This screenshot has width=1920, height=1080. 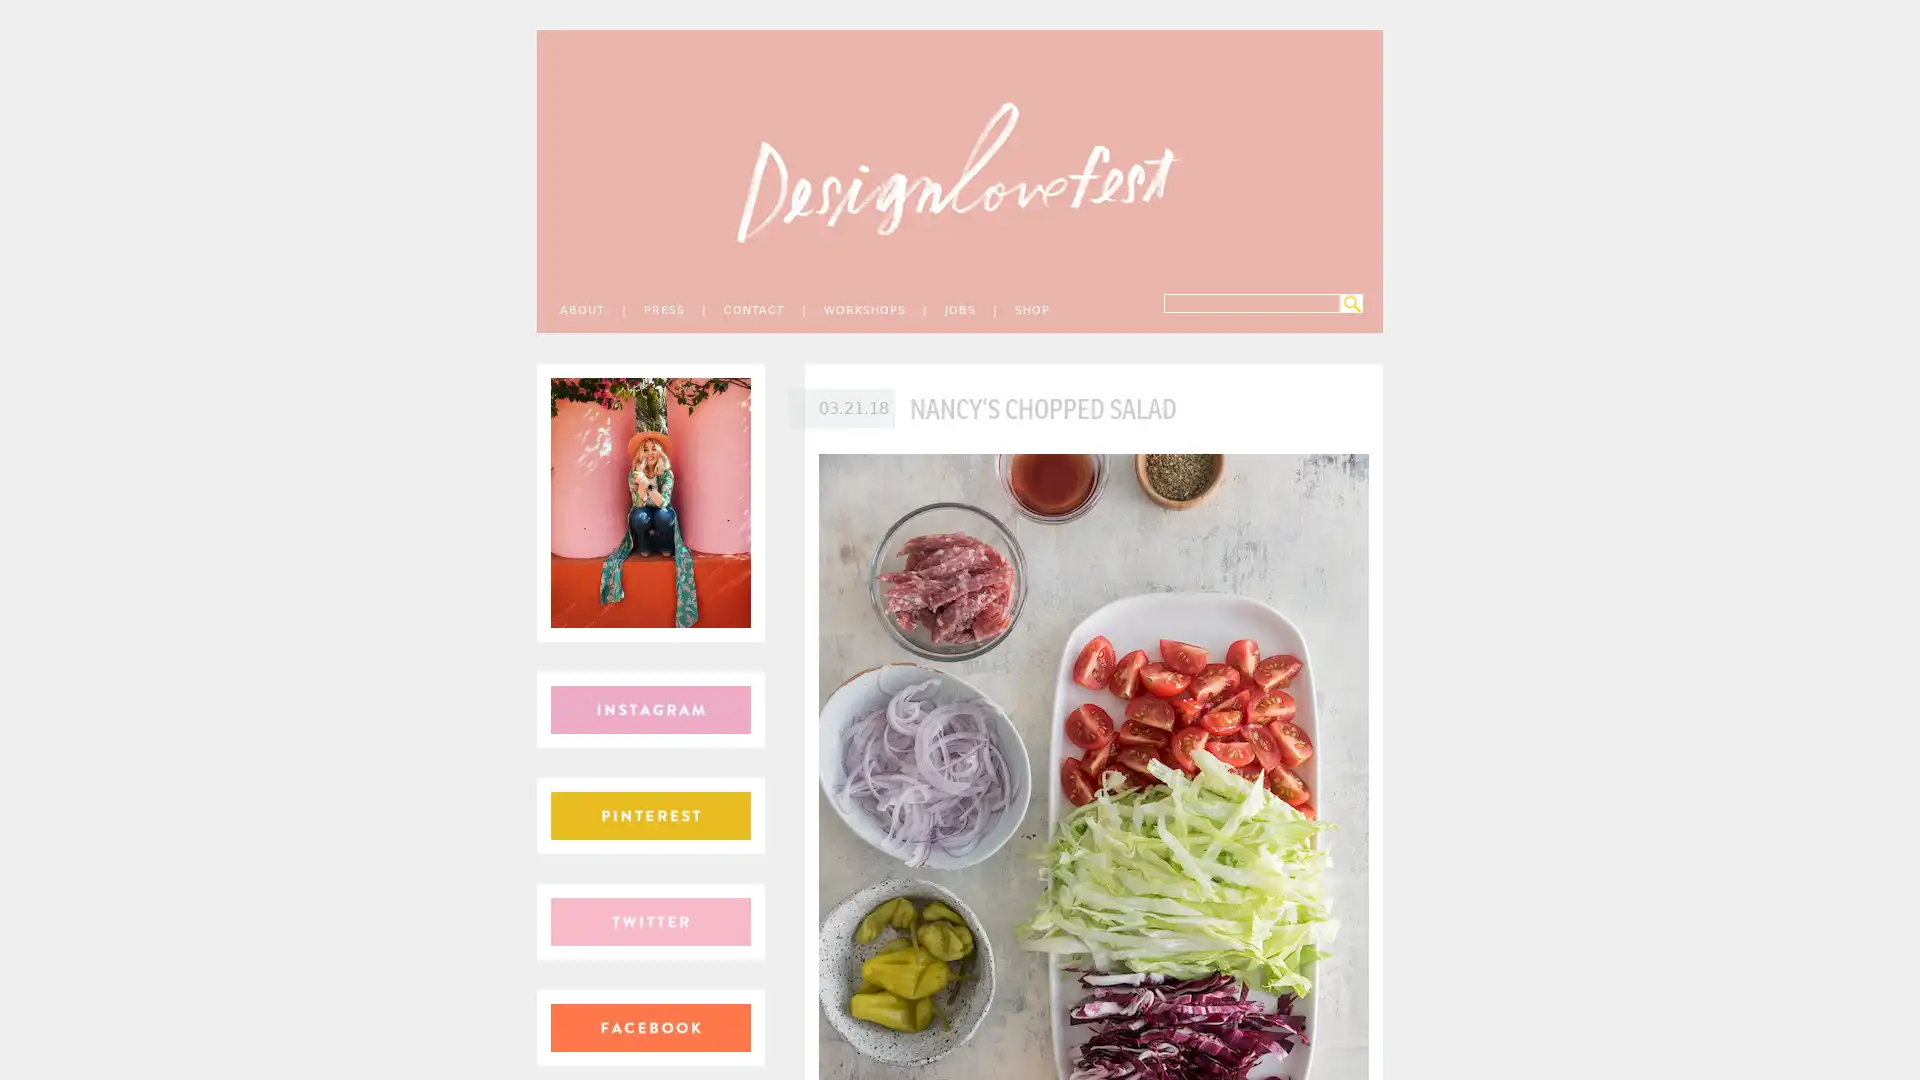 What do you see at coordinates (1352, 303) in the screenshot?
I see `Search` at bounding box center [1352, 303].